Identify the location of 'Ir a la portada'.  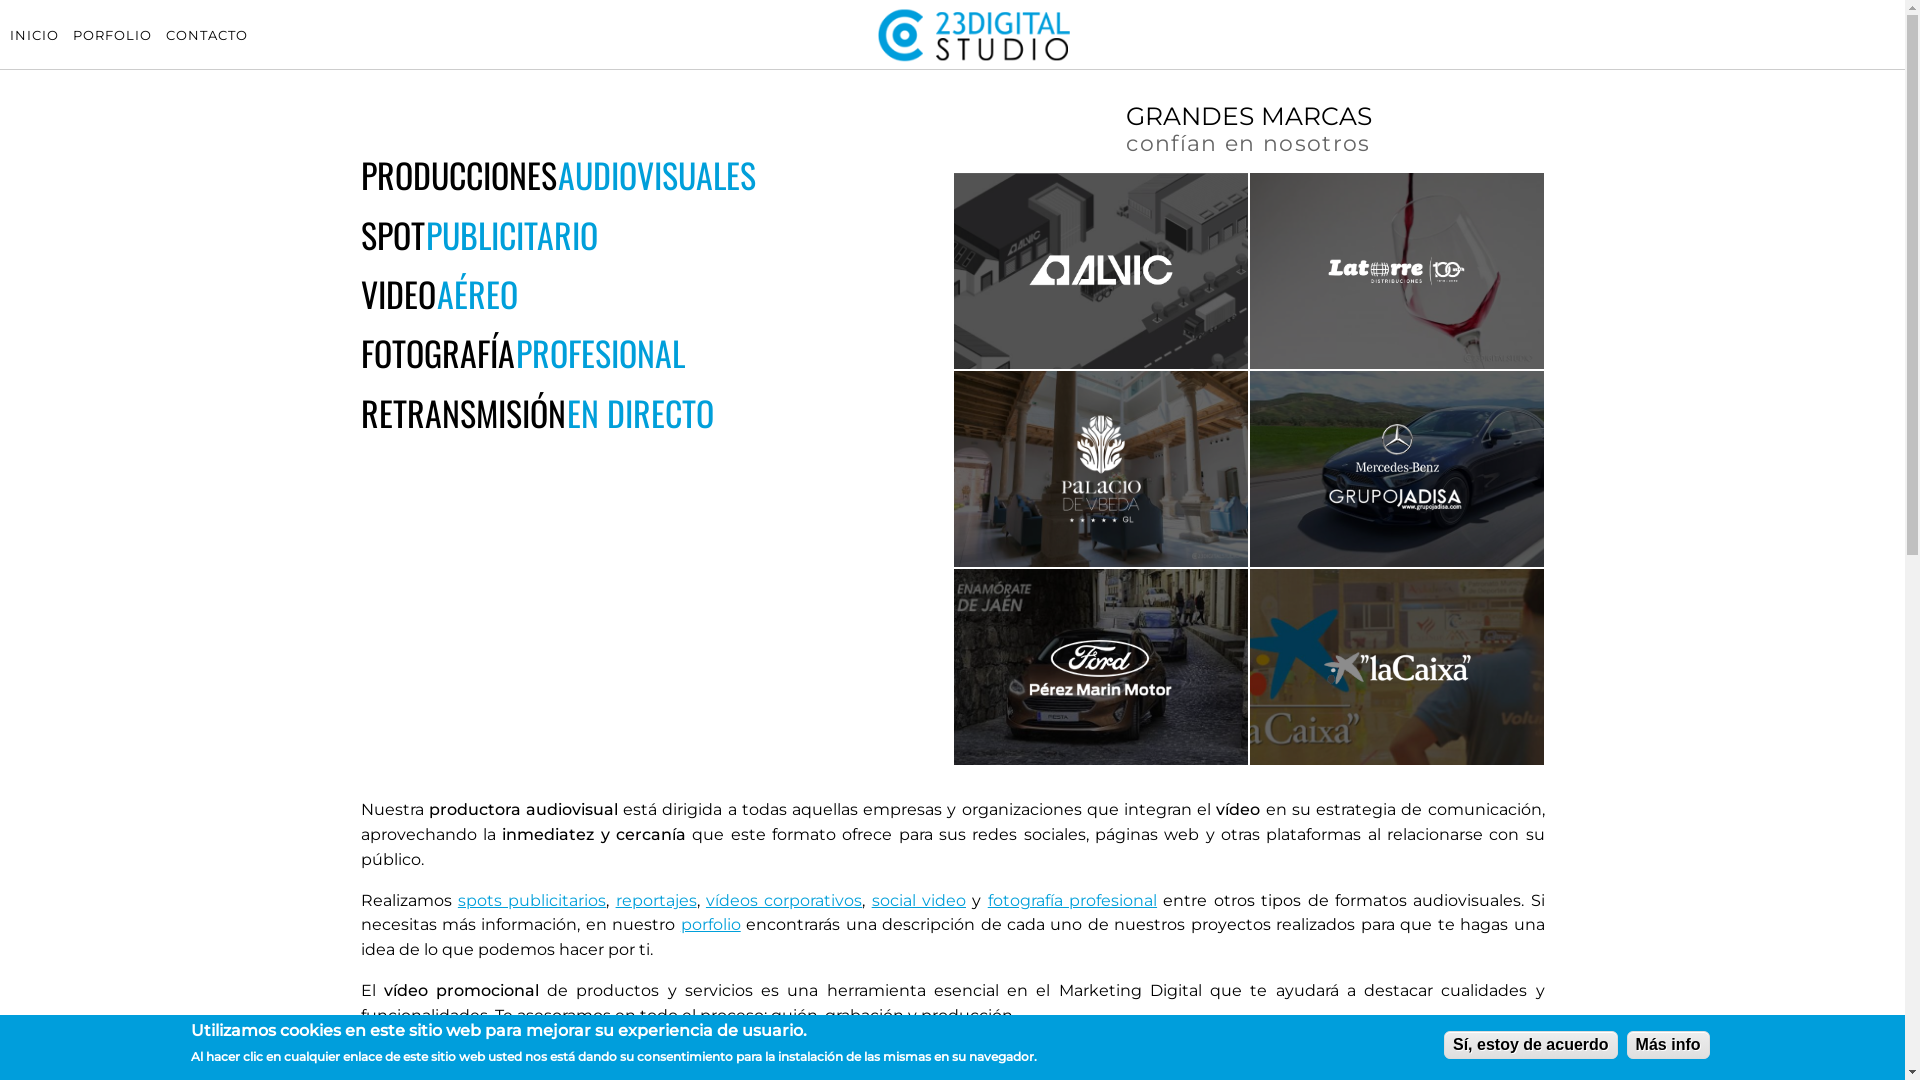
(974, 58).